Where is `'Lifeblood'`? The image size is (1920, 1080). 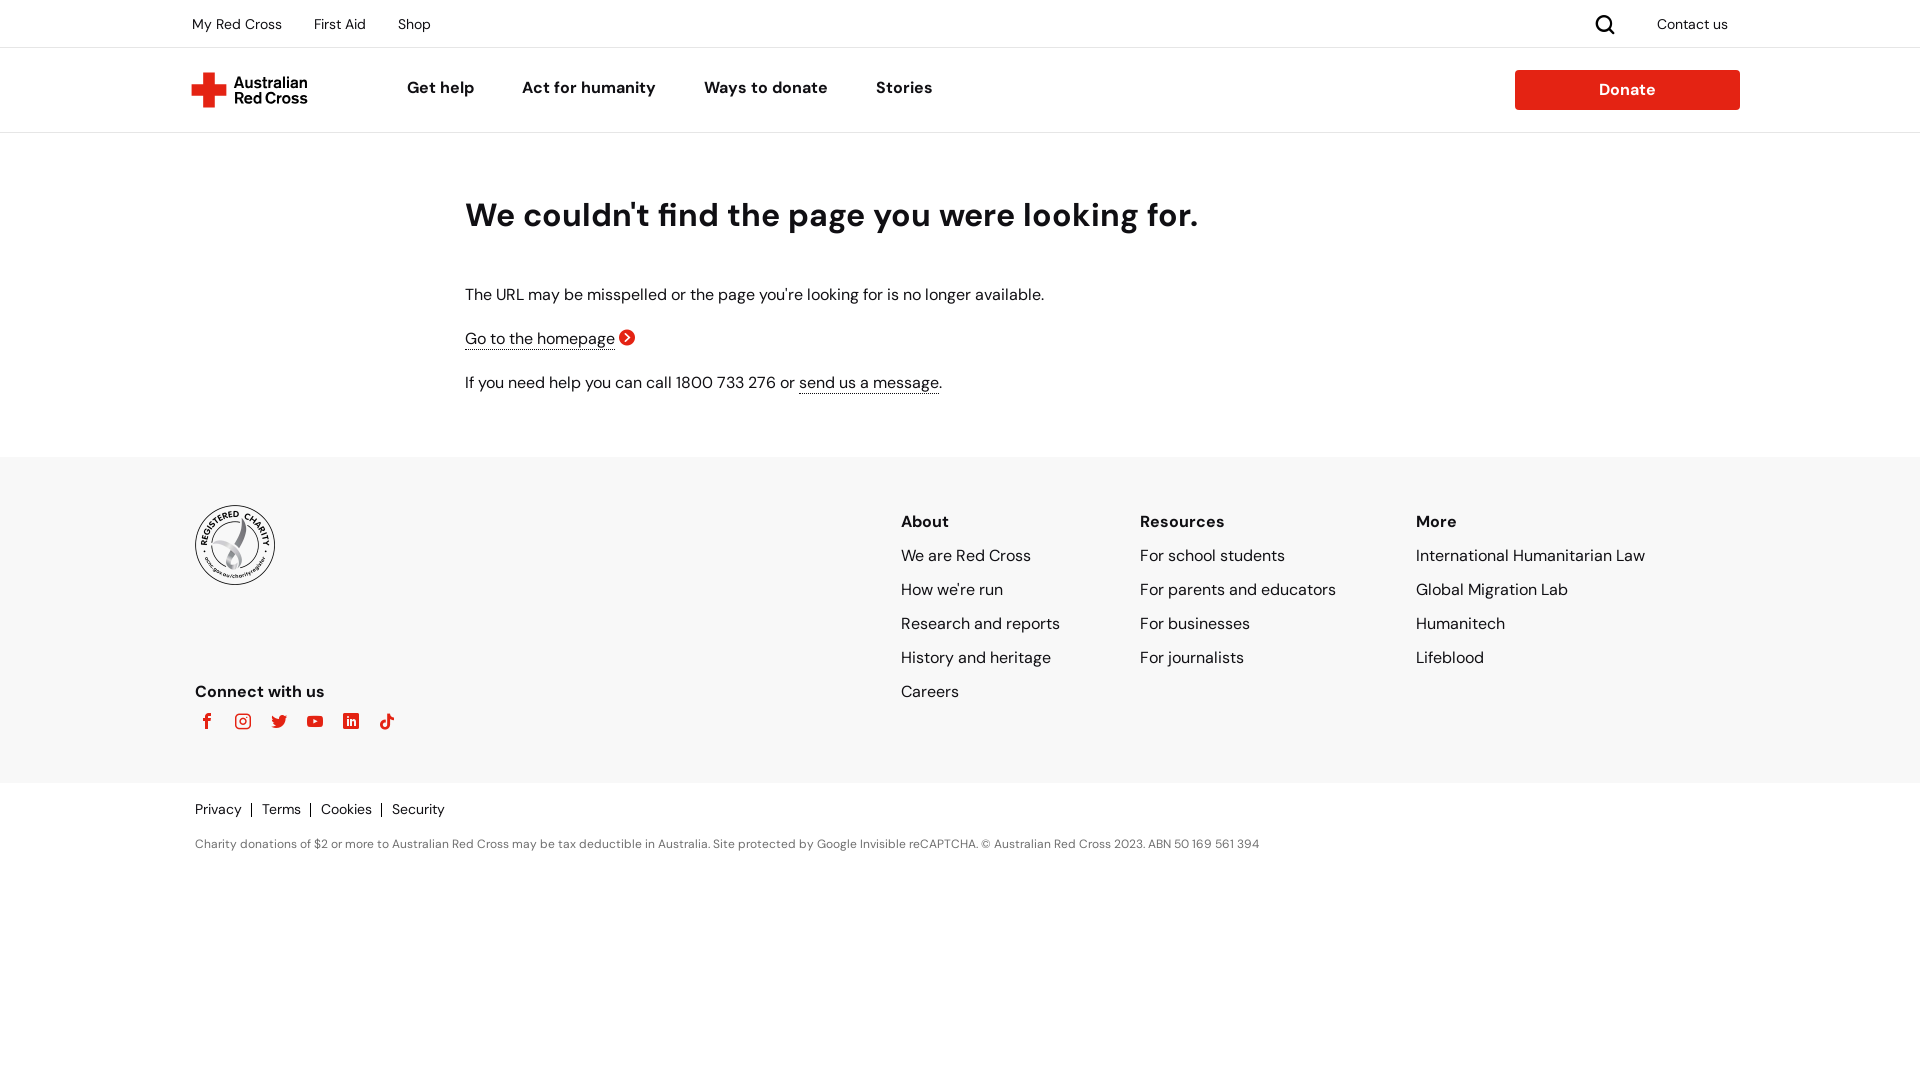
'Lifeblood' is located at coordinates (1449, 657).